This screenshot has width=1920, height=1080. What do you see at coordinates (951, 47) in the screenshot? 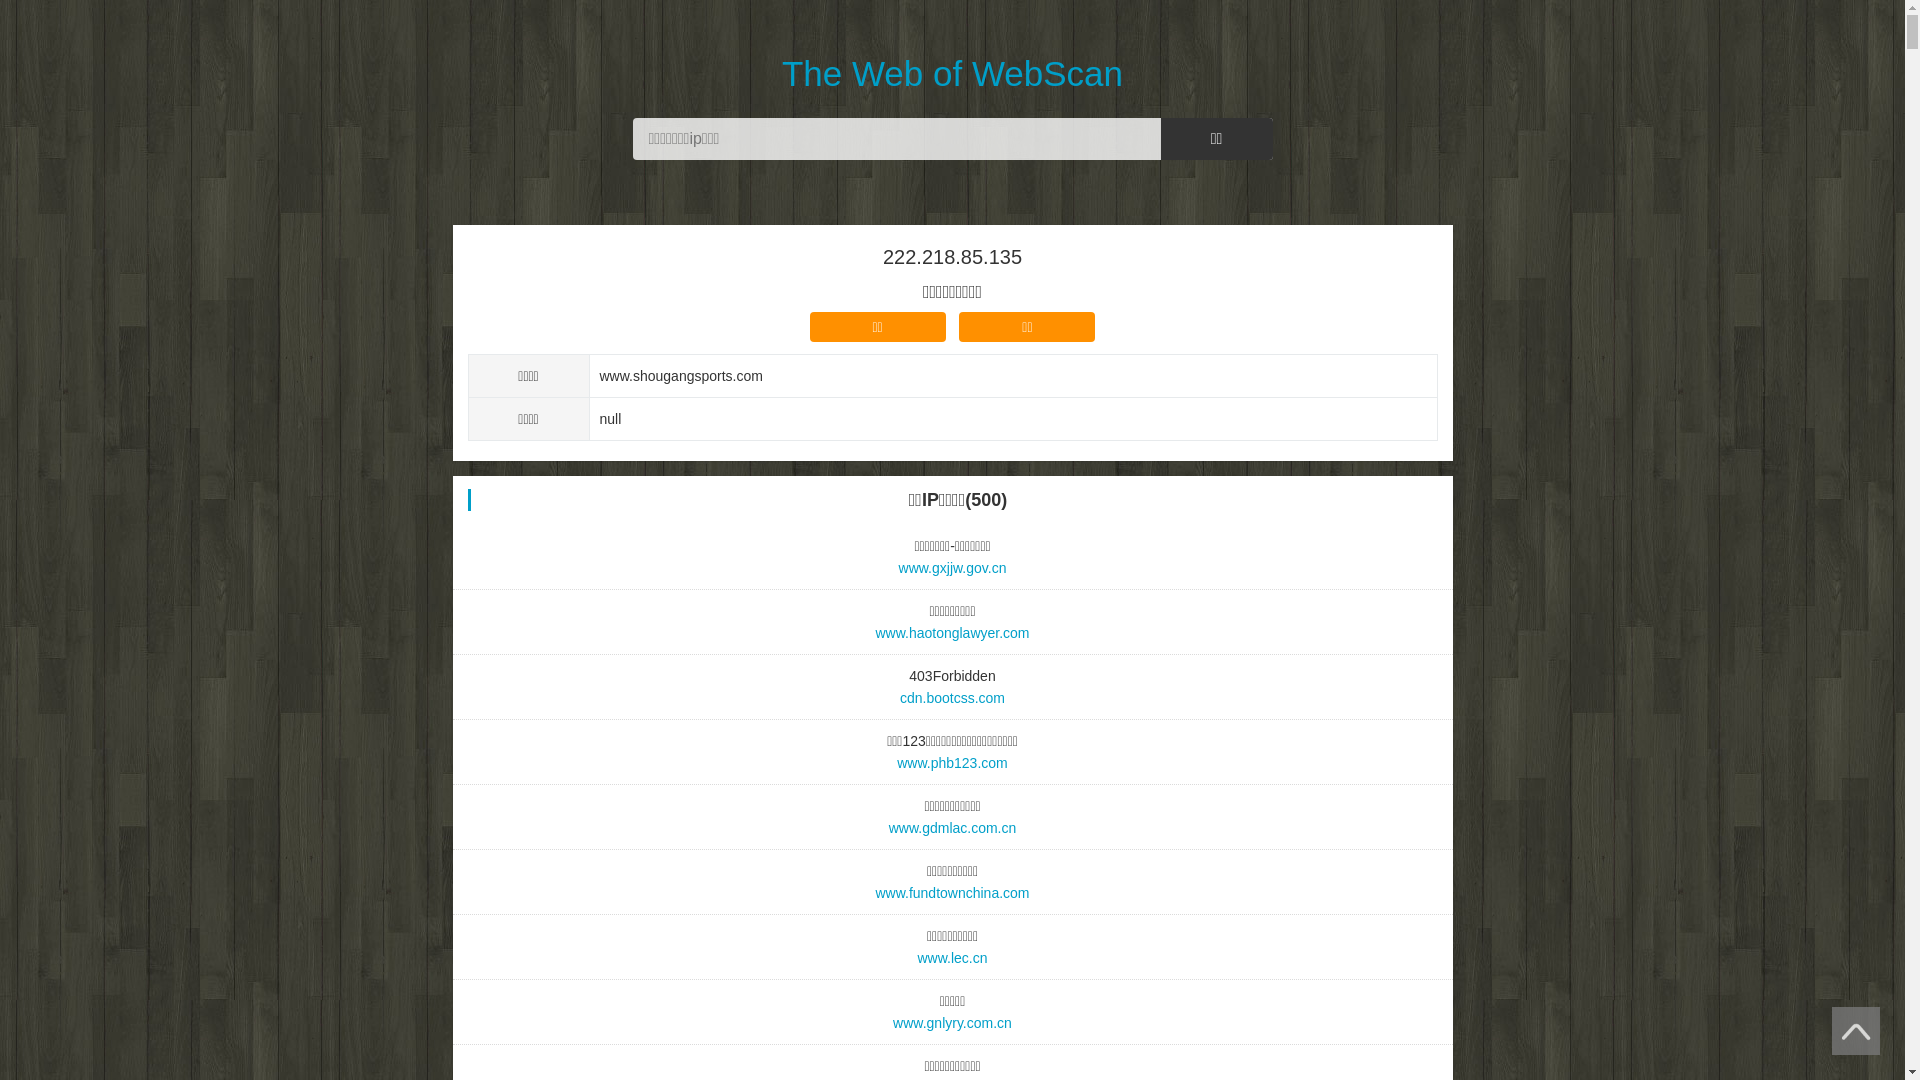
I see `'The Web of WebScan'` at bounding box center [951, 47].